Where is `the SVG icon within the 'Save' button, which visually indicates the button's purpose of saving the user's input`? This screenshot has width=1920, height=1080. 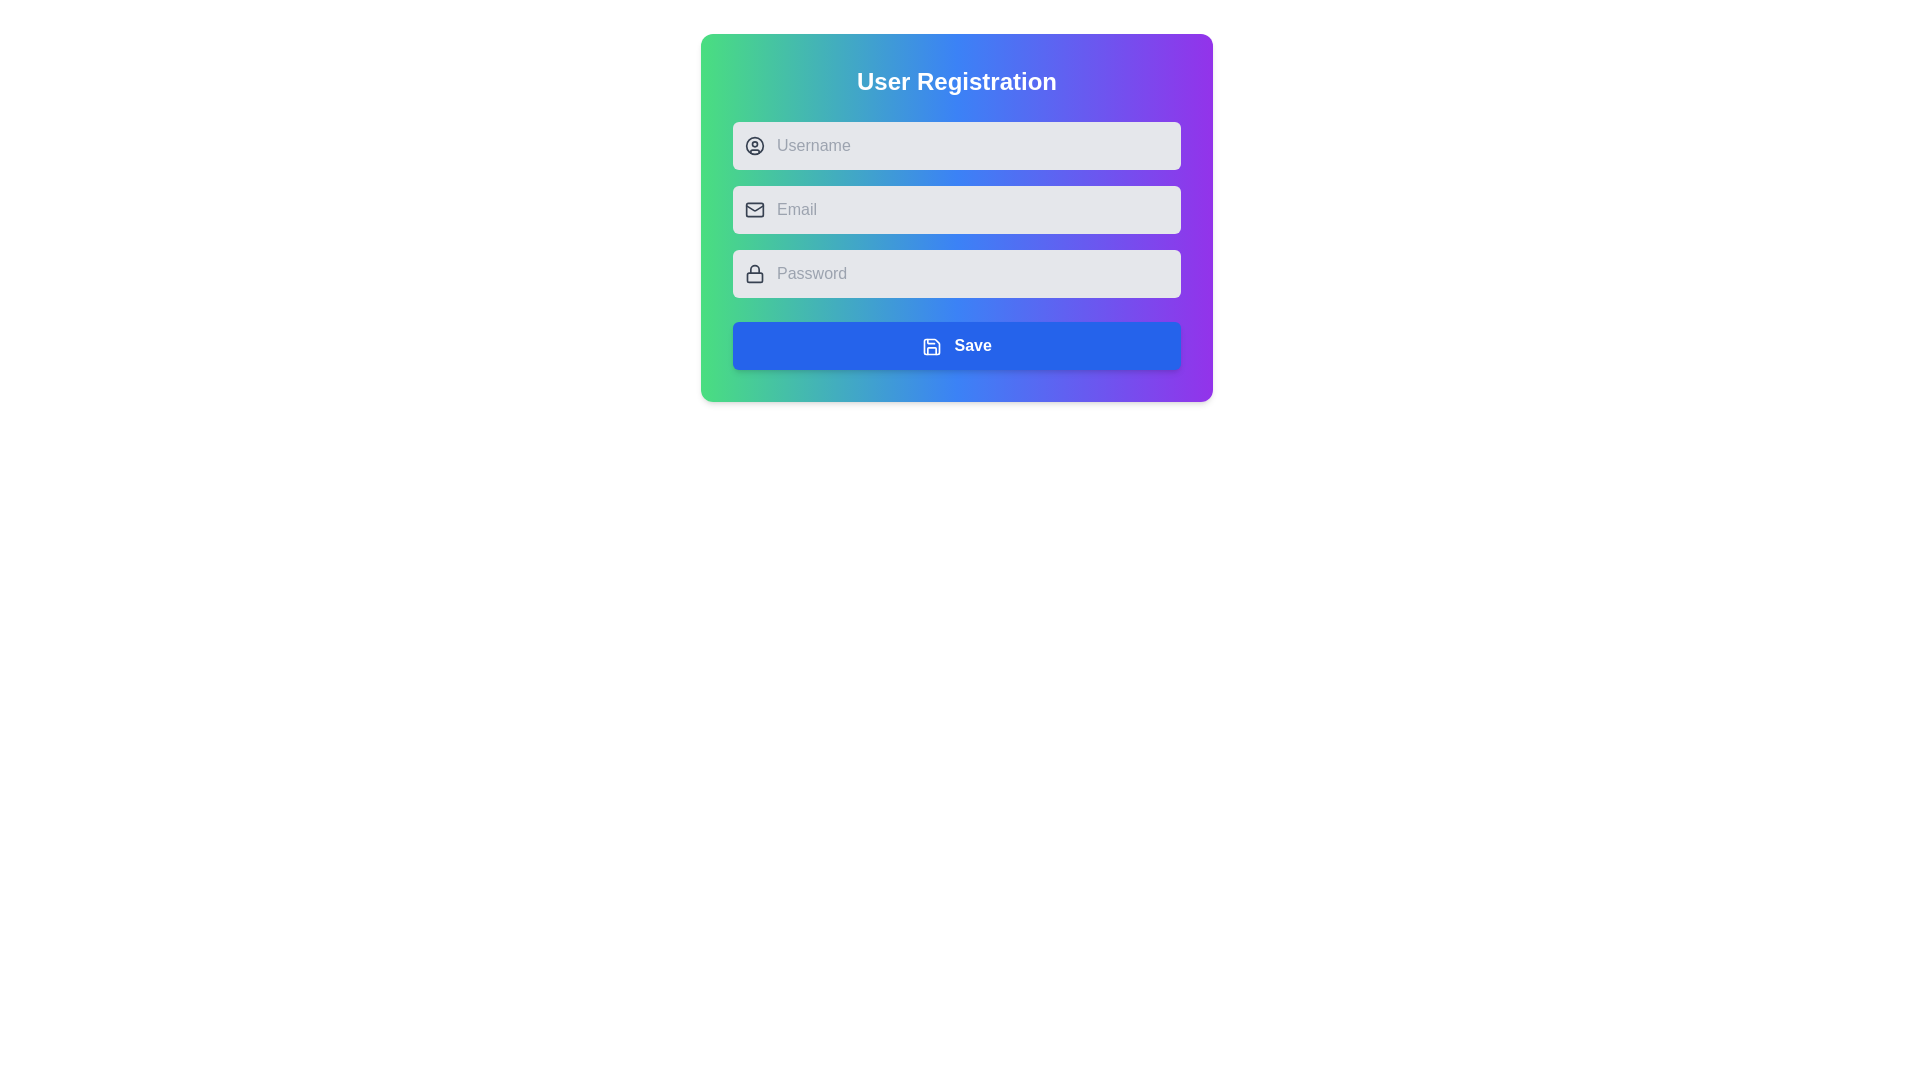
the SVG icon within the 'Save' button, which visually indicates the button's purpose of saving the user's input is located at coordinates (931, 345).